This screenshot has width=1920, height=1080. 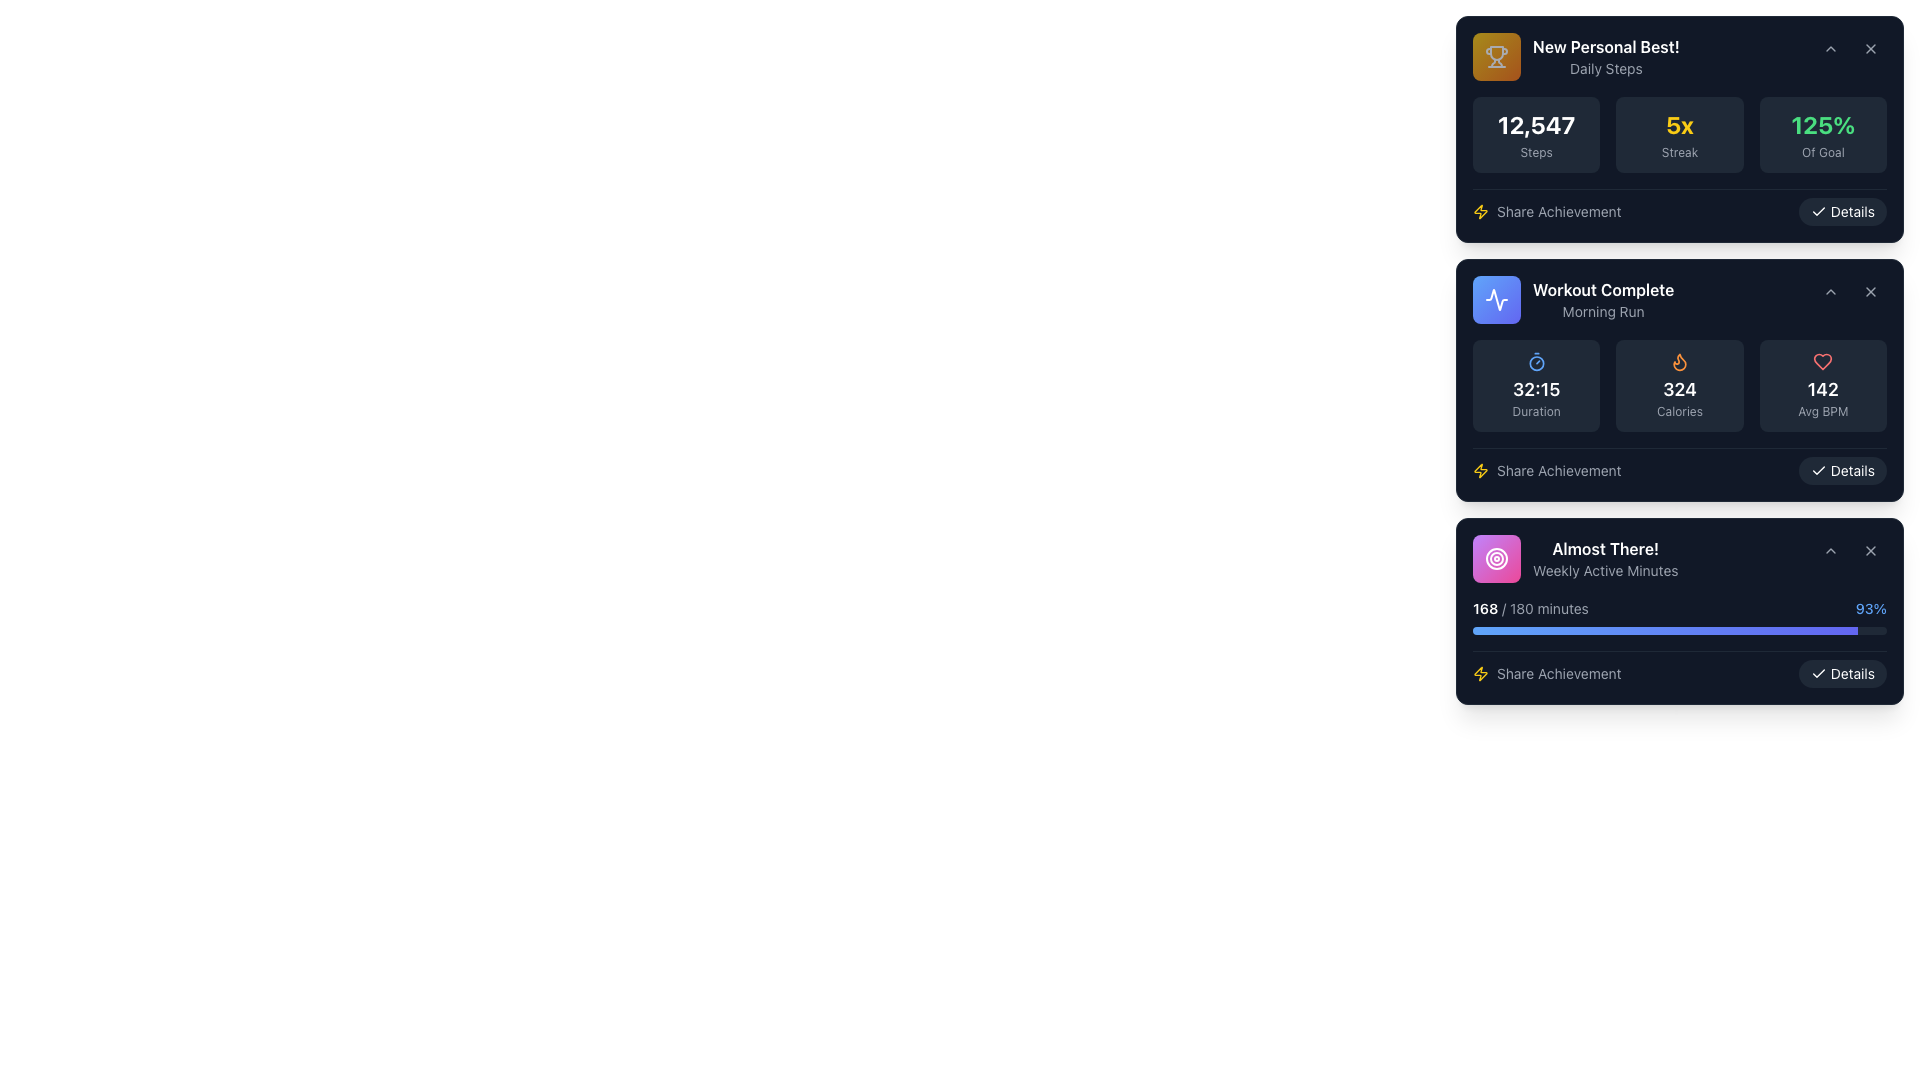 What do you see at coordinates (1830, 292) in the screenshot?
I see `the small upward-pointing chevron button located in the top-right corner of the 'Workout Complete' box` at bounding box center [1830, 292].